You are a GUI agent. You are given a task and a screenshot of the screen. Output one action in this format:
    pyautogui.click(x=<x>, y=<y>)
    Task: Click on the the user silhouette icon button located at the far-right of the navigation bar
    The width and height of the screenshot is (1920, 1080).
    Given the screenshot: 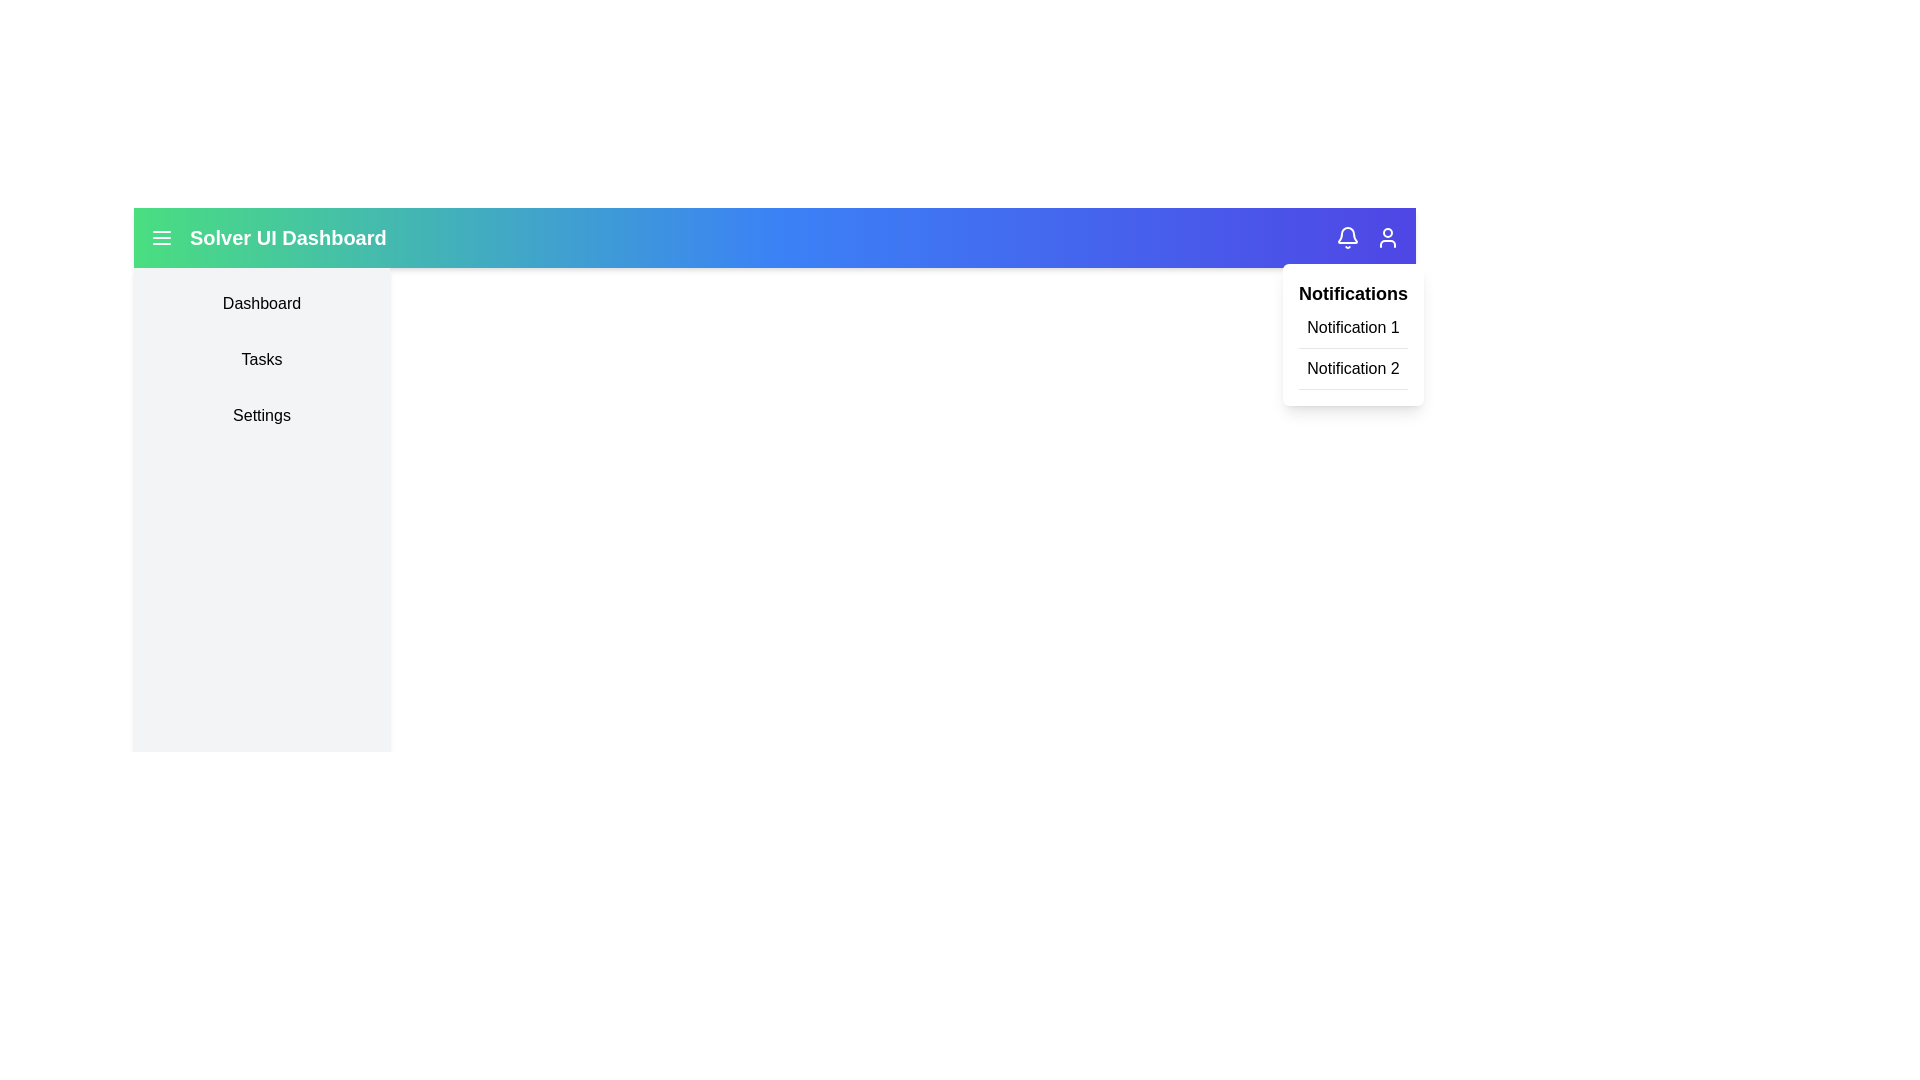 What is the action you would take?
    pyautogui.click(x=1386, y=237)
    